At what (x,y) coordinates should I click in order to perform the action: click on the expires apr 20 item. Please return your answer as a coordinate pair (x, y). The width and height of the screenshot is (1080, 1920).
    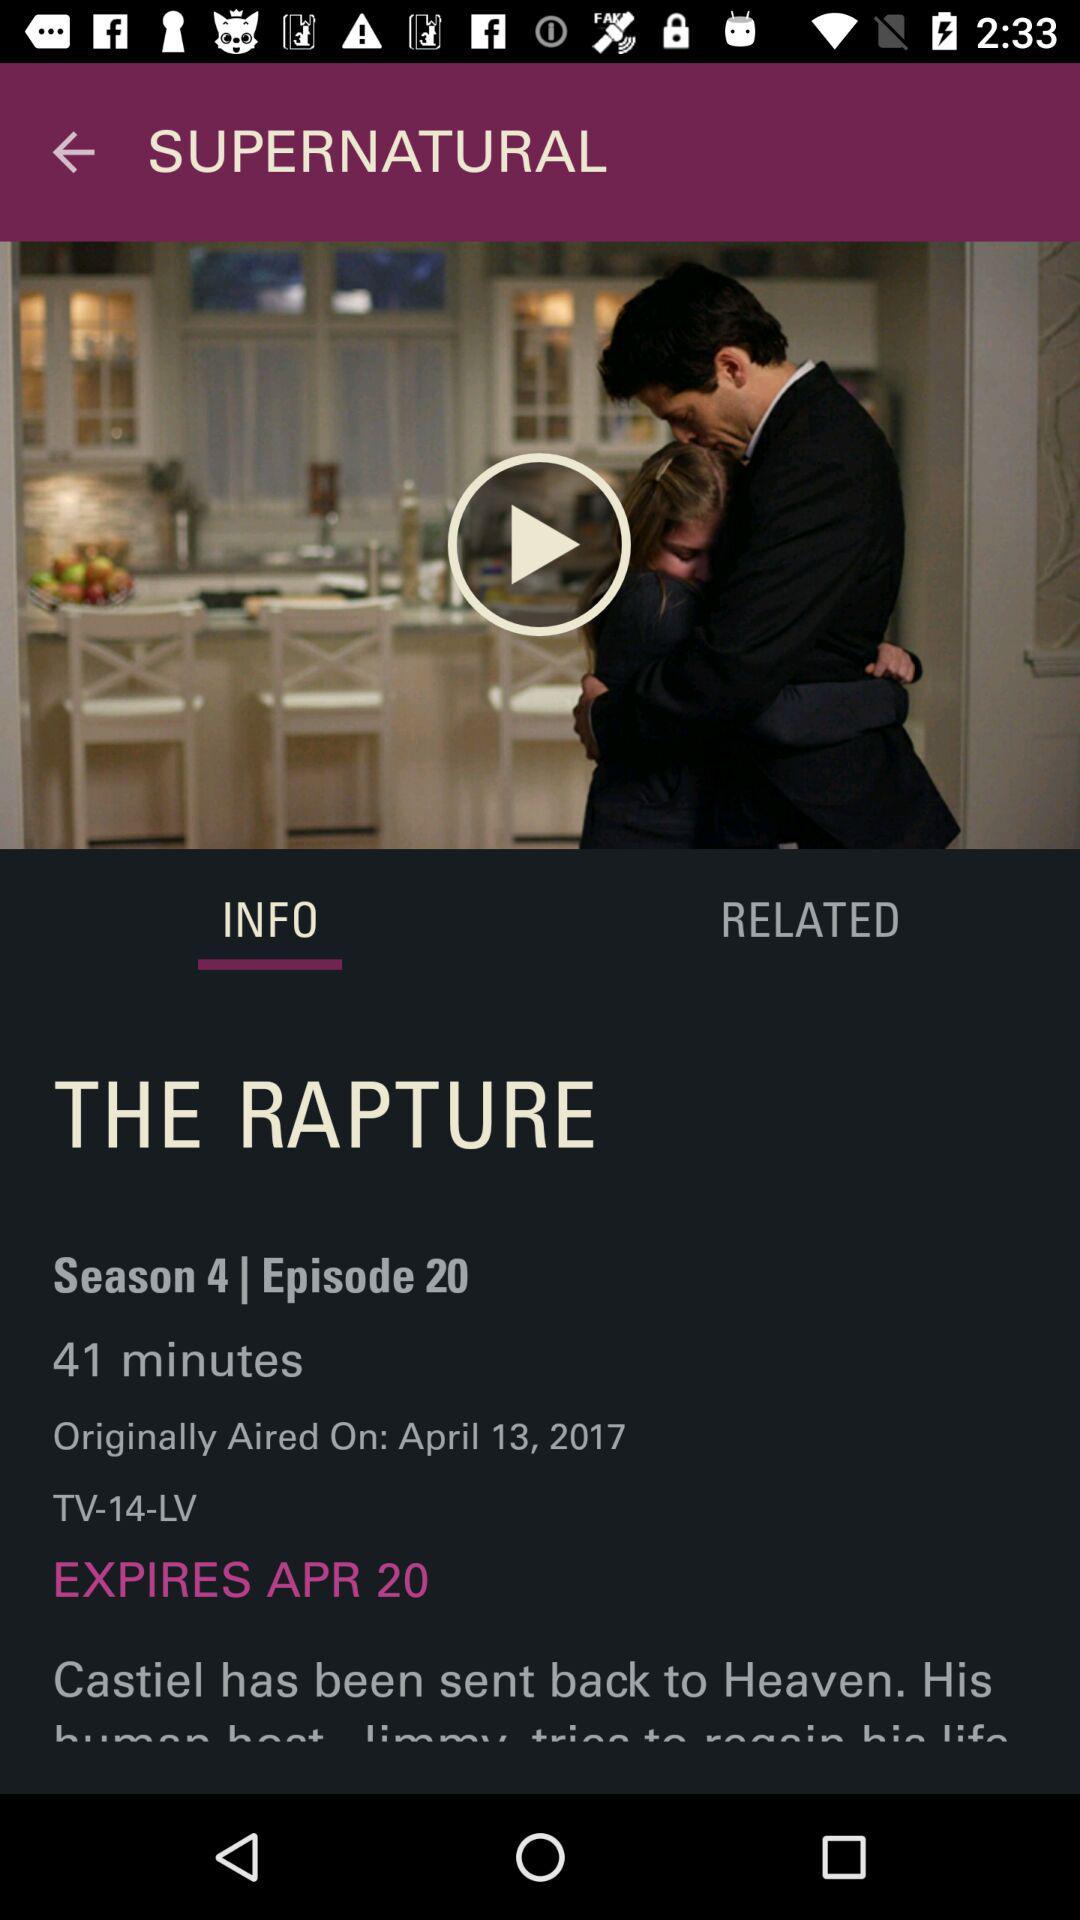
    Looking at the image, I should click on (240, 1600).